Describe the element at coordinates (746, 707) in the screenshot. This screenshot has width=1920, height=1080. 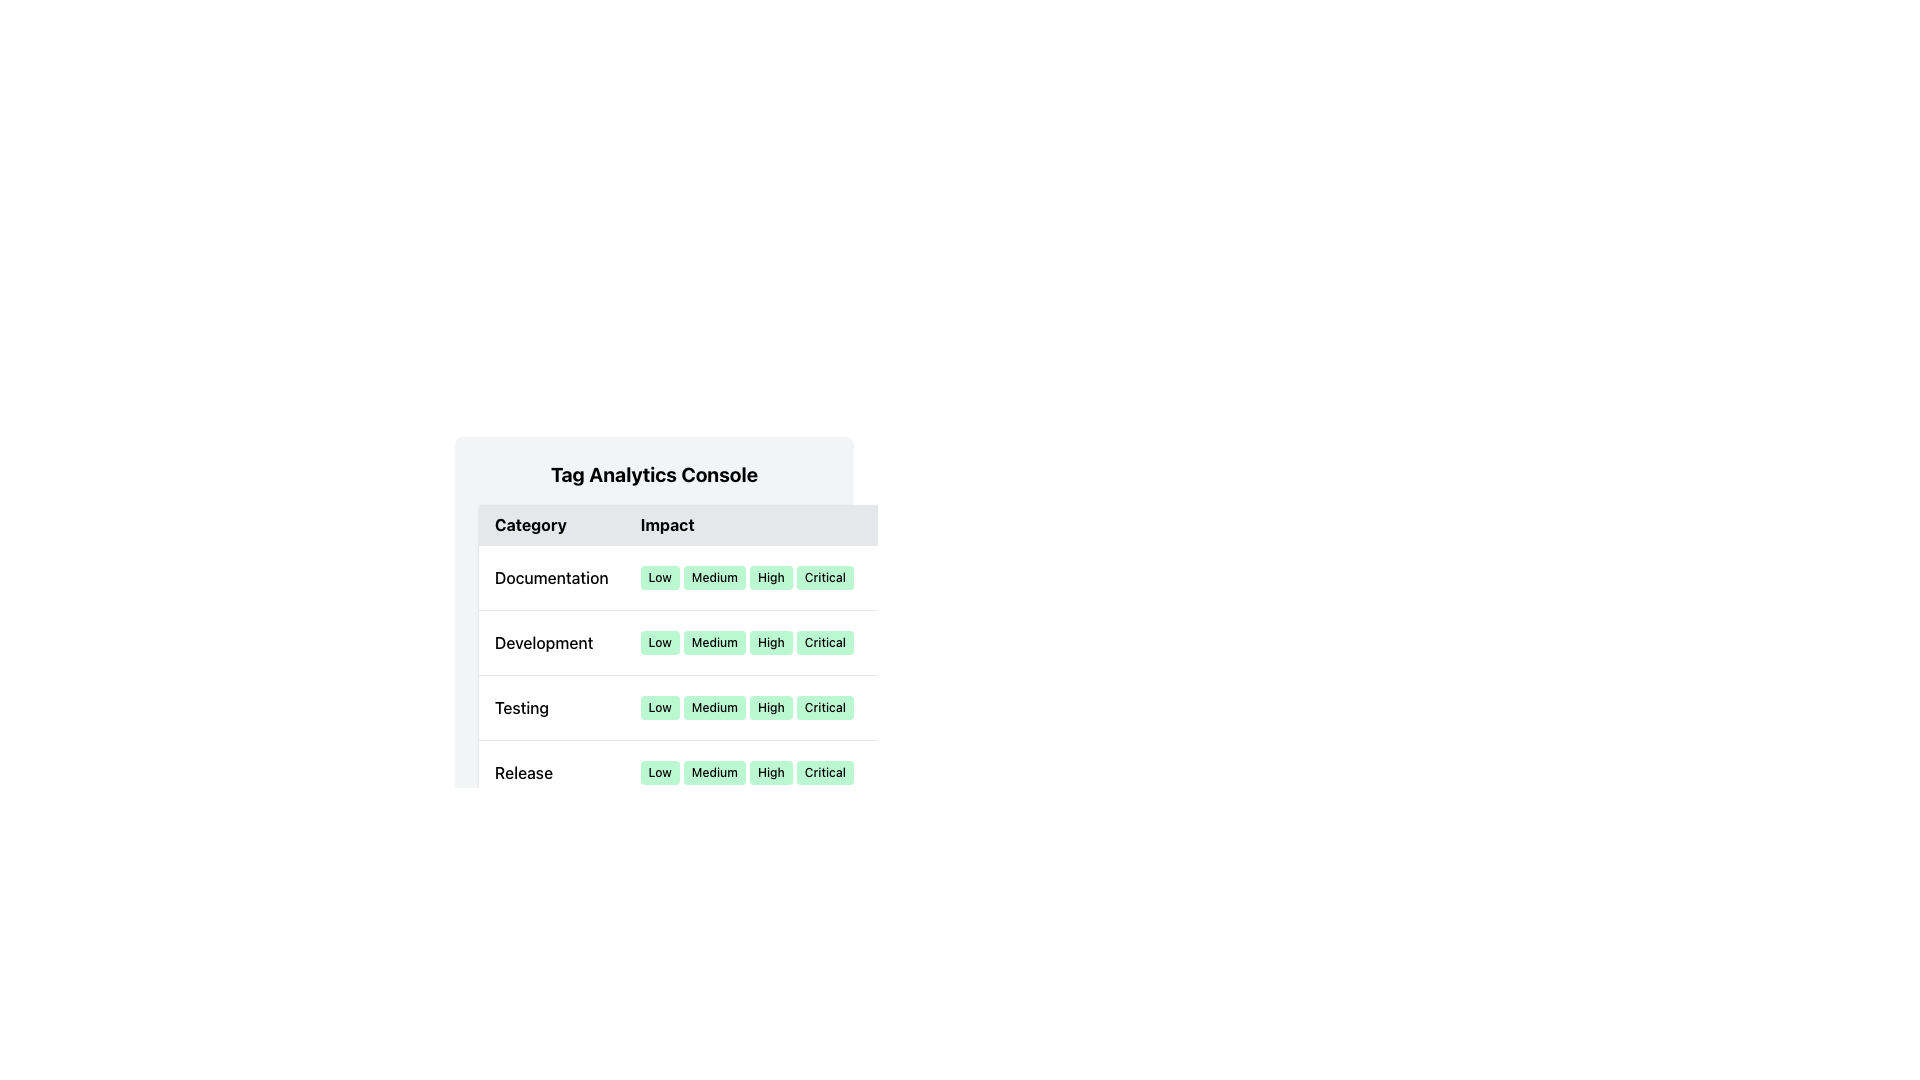
I see `the impact levels displayed in the horizontal bar containing the labels 'Low', 'Medium', 'High', and 'Critical' in the 'Impact' column of the Testing row` at that location.